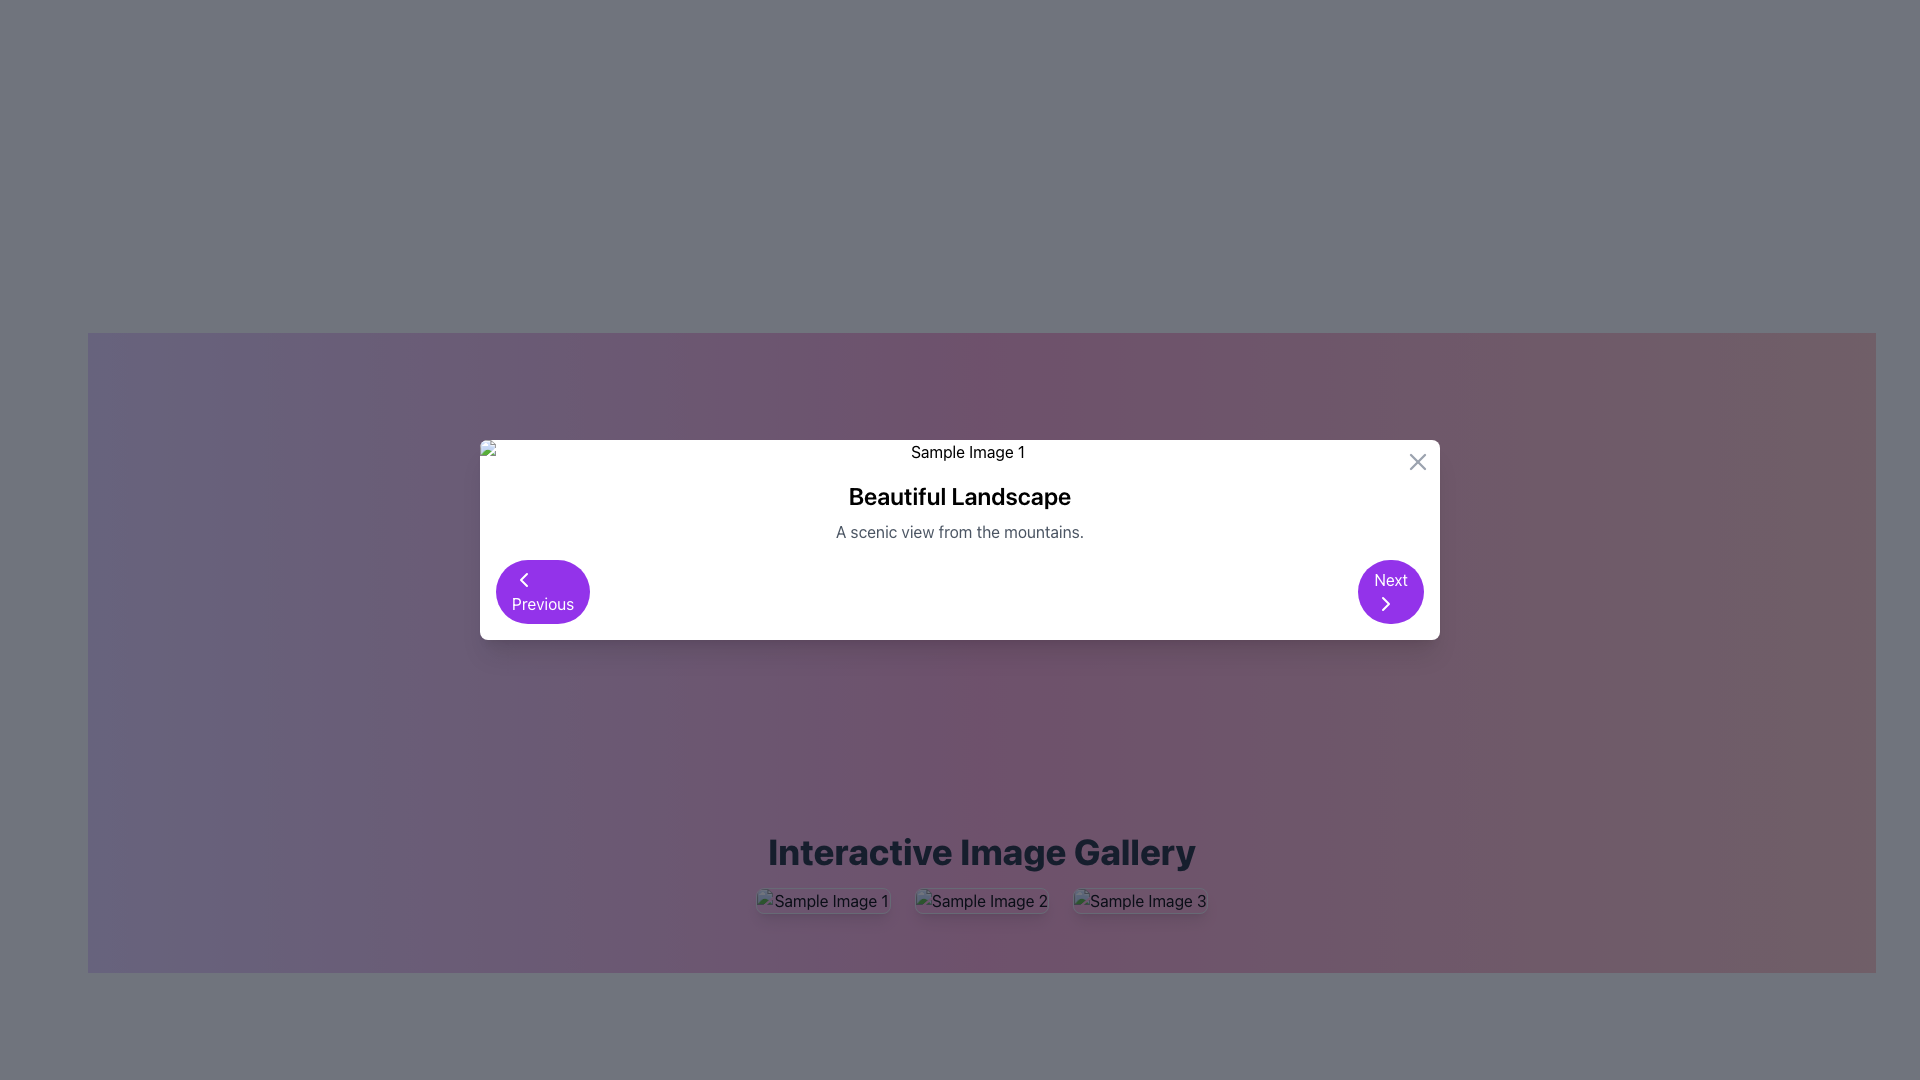 This screenshot has height=1080, width=1920. What do you see at coordinates (523, 579) in the screenshot?
I see `the 'Previous' circular button by clicking its center, which contains the navigational icon for moving to a previous item` at bounding box center [523, 579].